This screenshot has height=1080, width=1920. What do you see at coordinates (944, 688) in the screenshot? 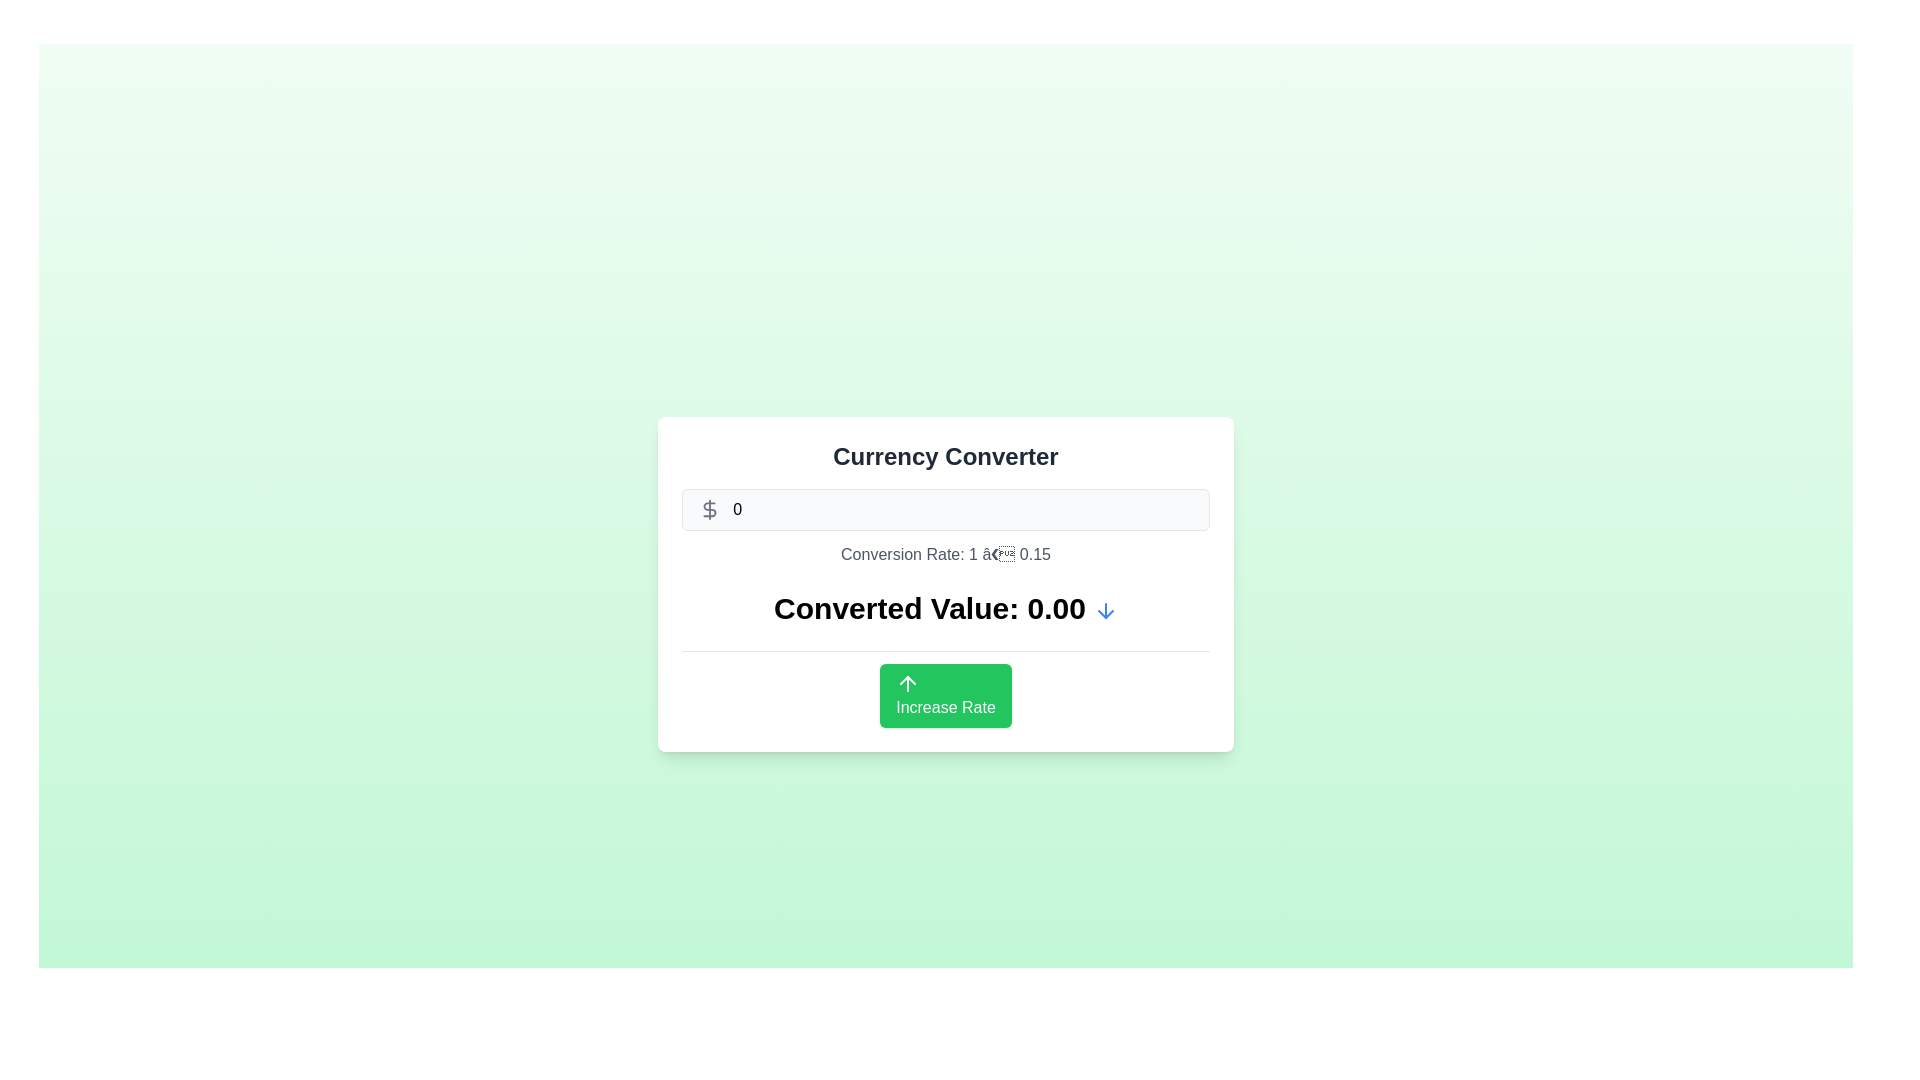
I see `the button located in the Currency Converter section, positioned below 'Converted Value: 0.00'` at bounding box center [944, 688].